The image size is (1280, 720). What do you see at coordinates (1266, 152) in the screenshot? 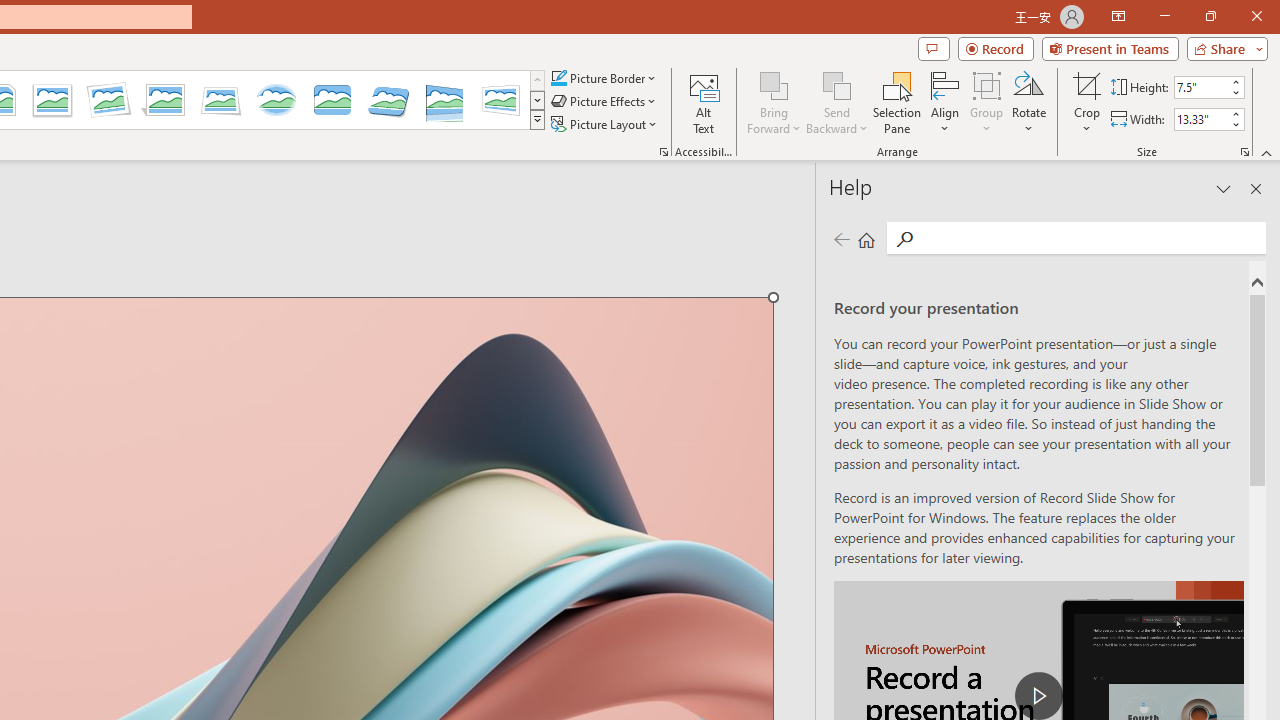
I see `'Collapse the Ribbon'` at bounding box center [1266, 152].